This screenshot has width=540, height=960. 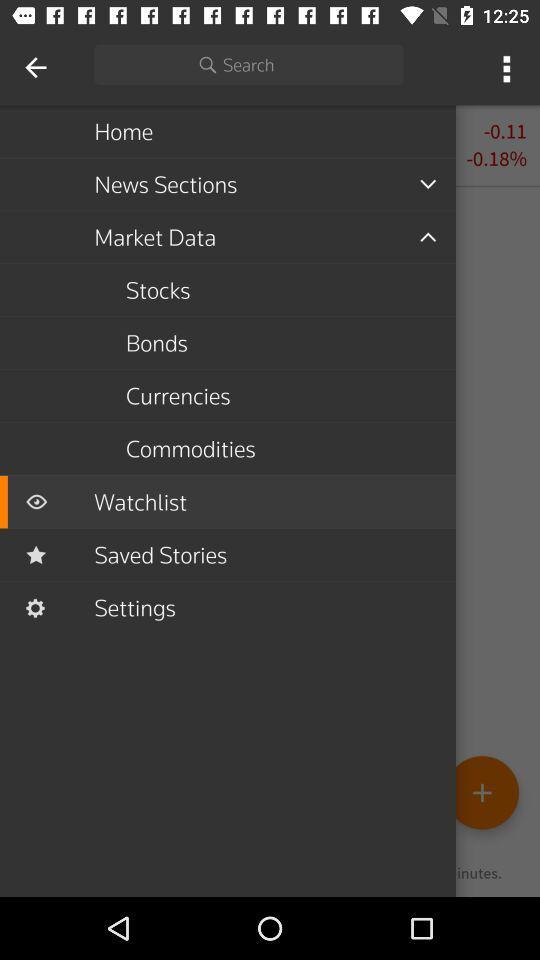 What do you see at coordinates (481, 792) in the screenshot?
I see `the add icon` at bounding box center [481, 792].